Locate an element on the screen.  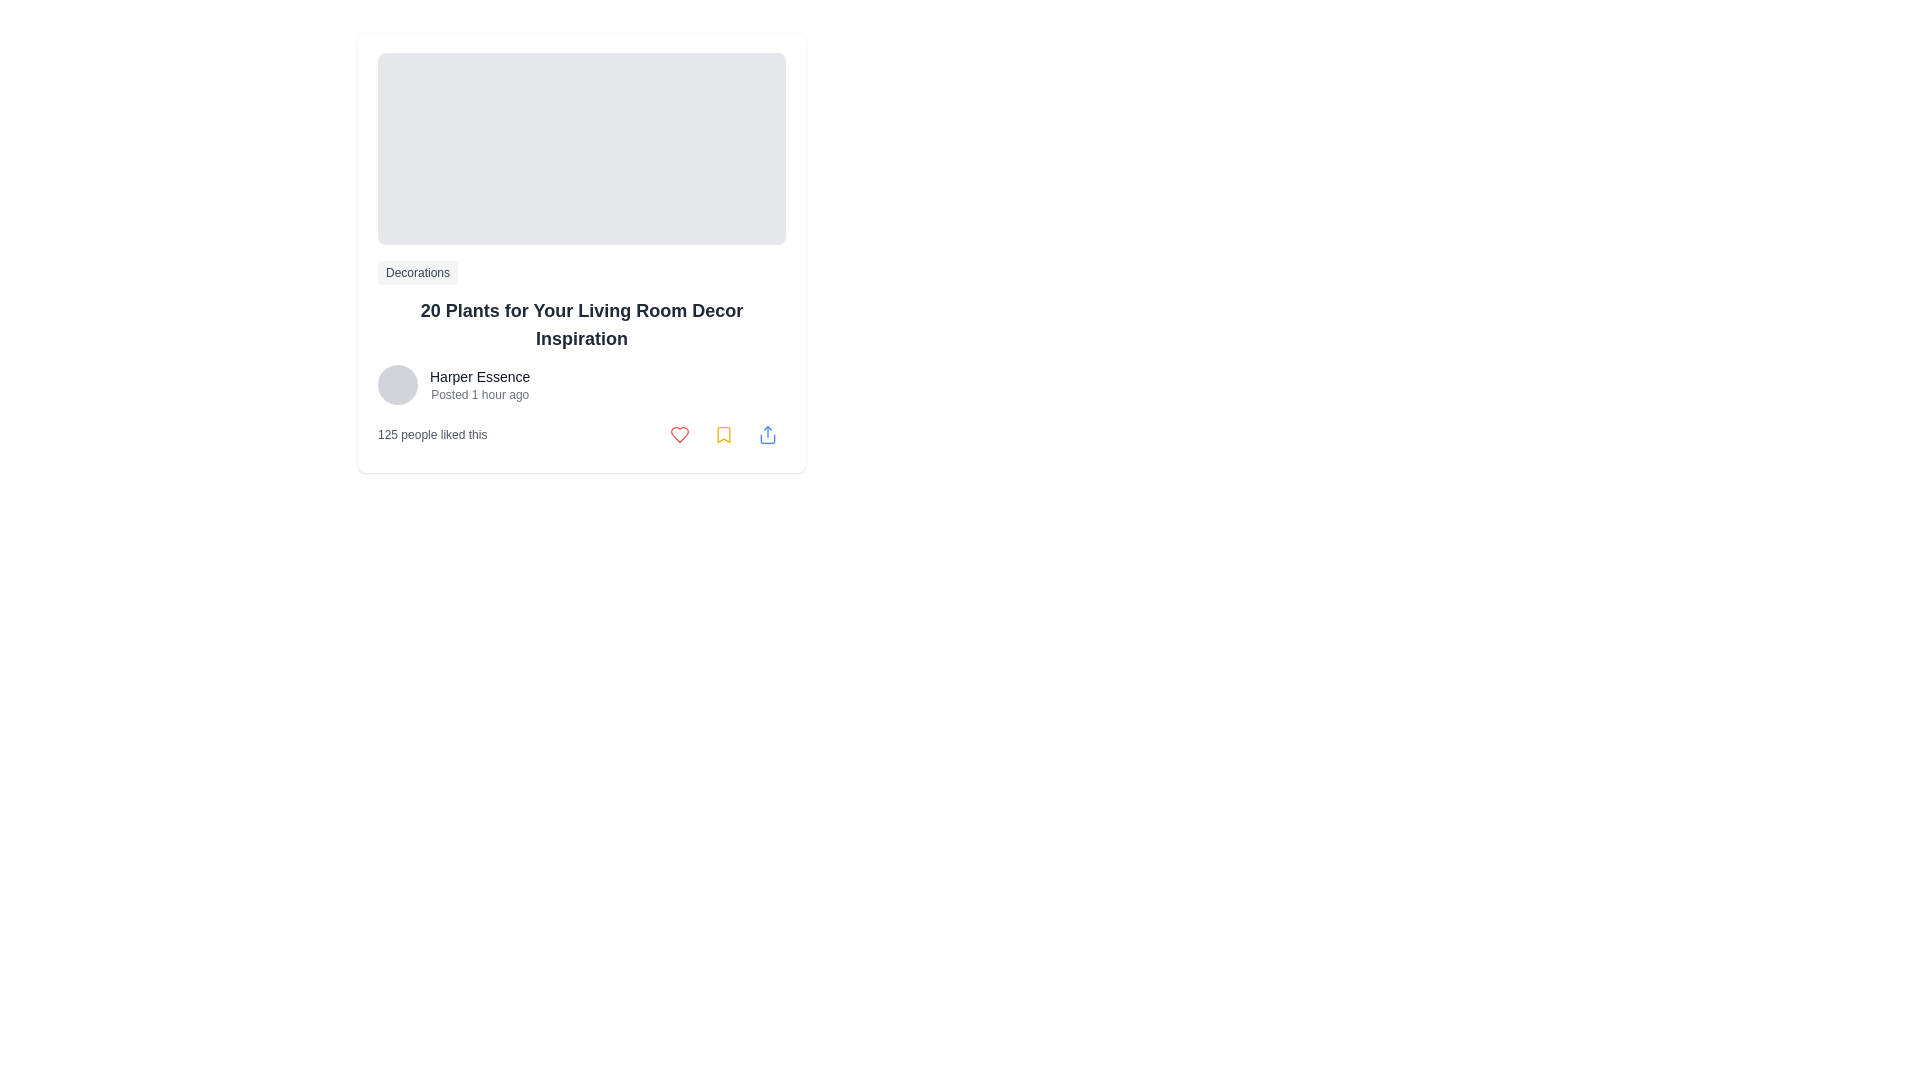
the share button icon, which is represented by an upward pointing arrow and is located at the bottom right corner of the card component is located at coordinates (767, 434).